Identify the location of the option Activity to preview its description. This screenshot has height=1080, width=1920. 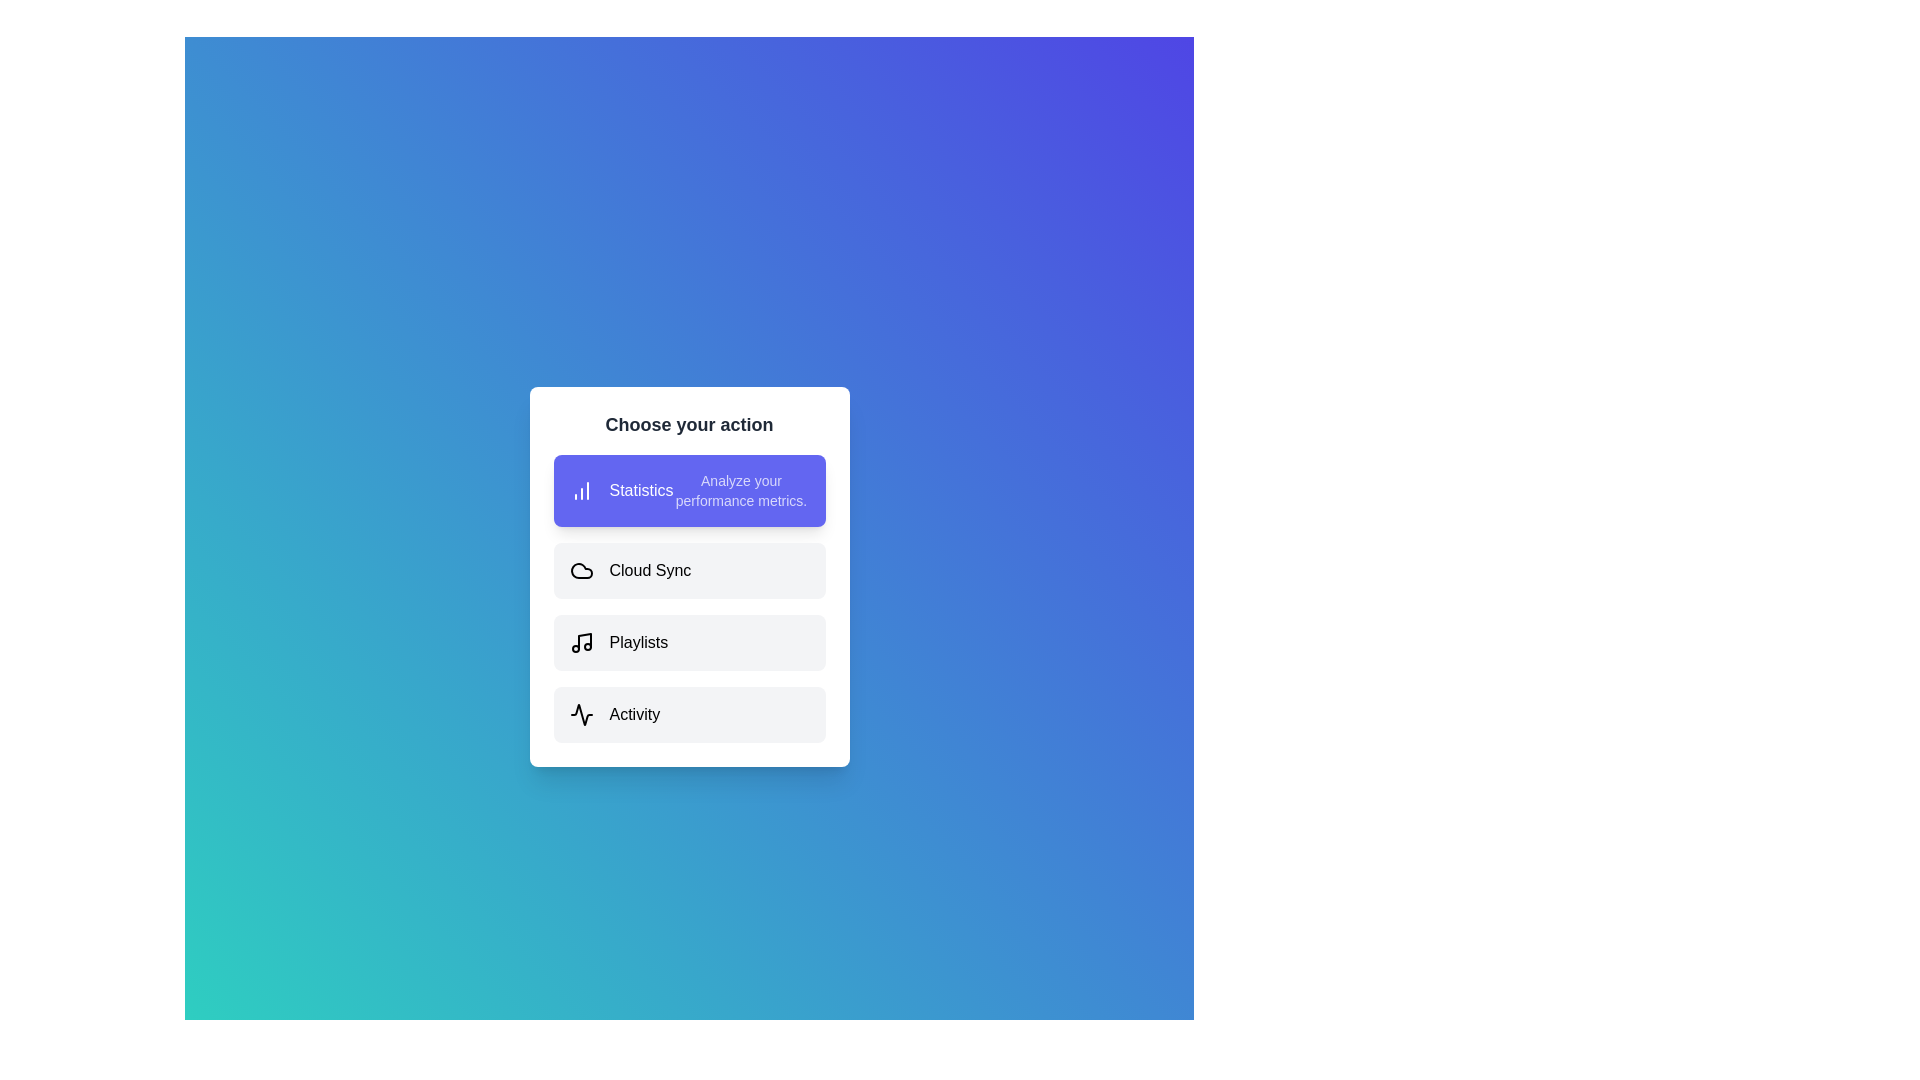
(689, 713).